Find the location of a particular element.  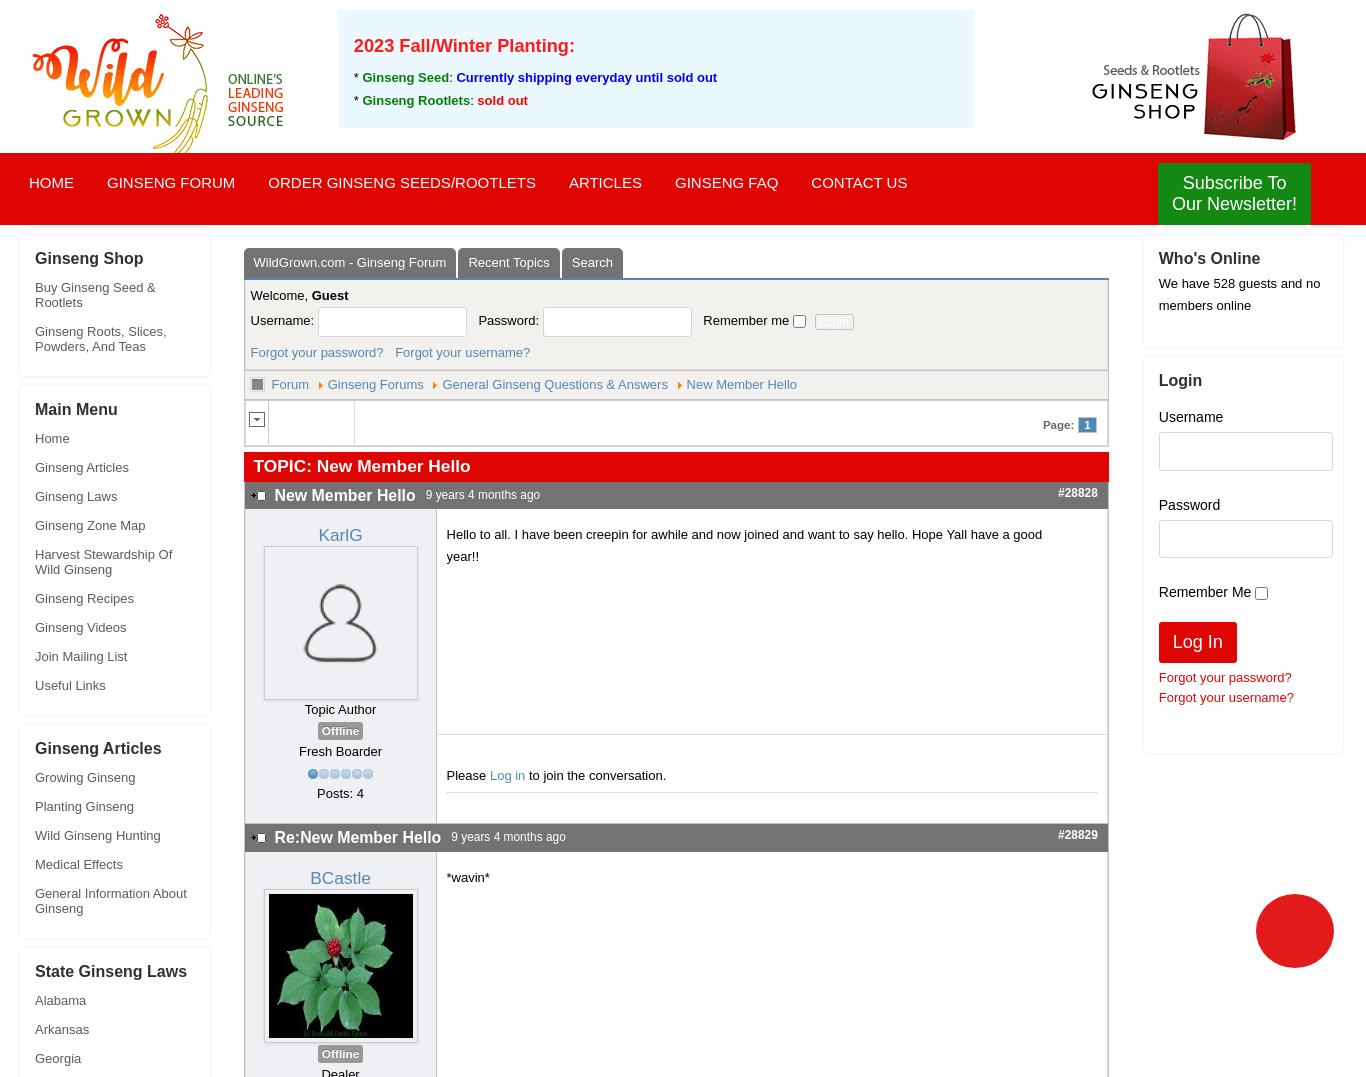

'KarlG' is located at coordinates (339, 534).